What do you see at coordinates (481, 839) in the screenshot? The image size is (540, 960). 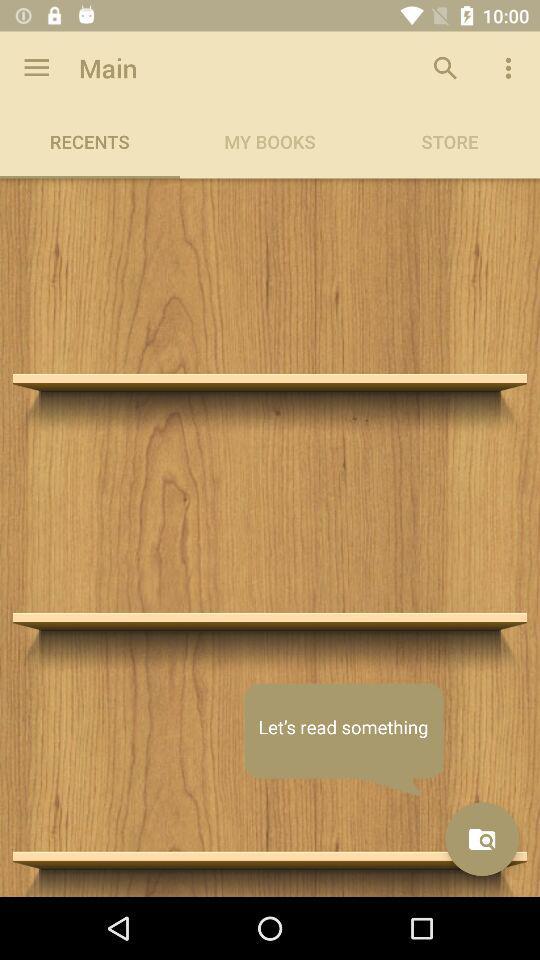 I see `the photo icon` at bounding box center [481, 839].